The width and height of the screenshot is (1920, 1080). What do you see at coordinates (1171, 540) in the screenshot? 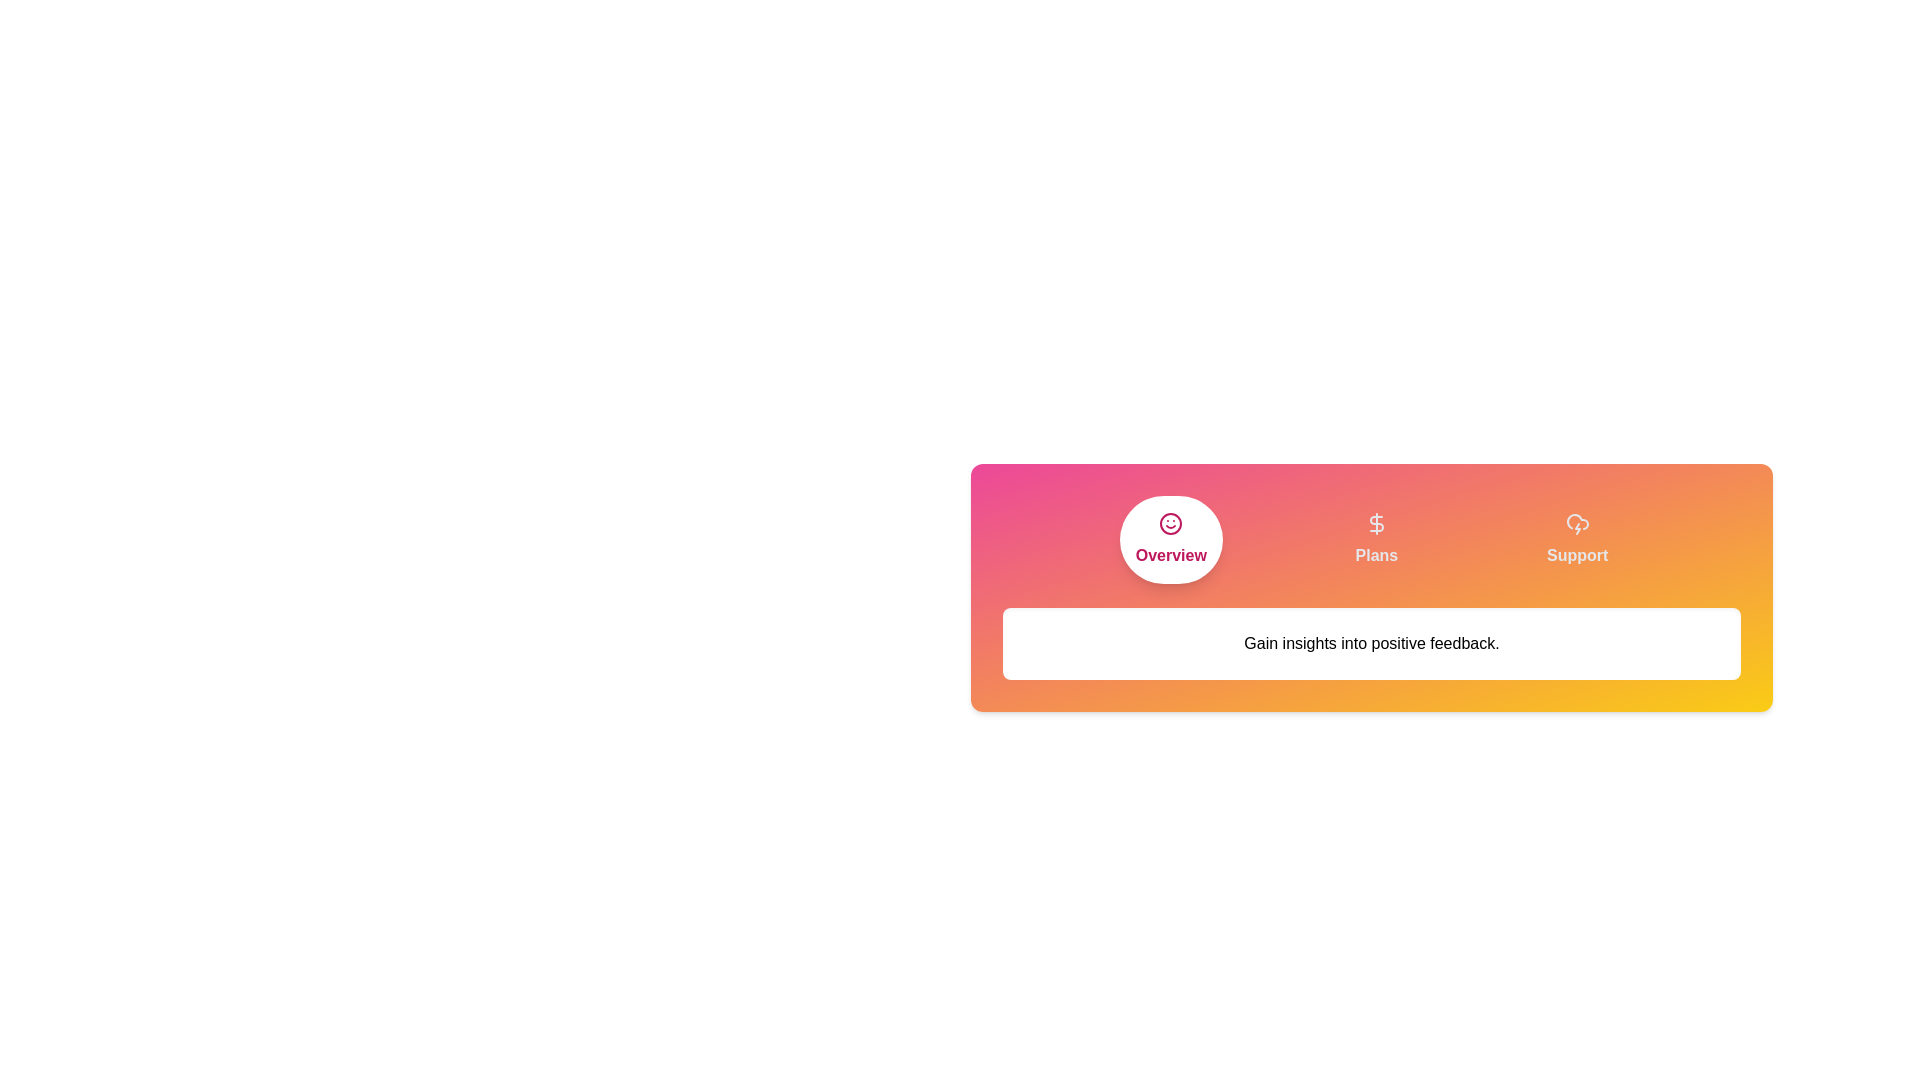
I see `the Overview tab to activate it` at bounding box center [1171, 540].